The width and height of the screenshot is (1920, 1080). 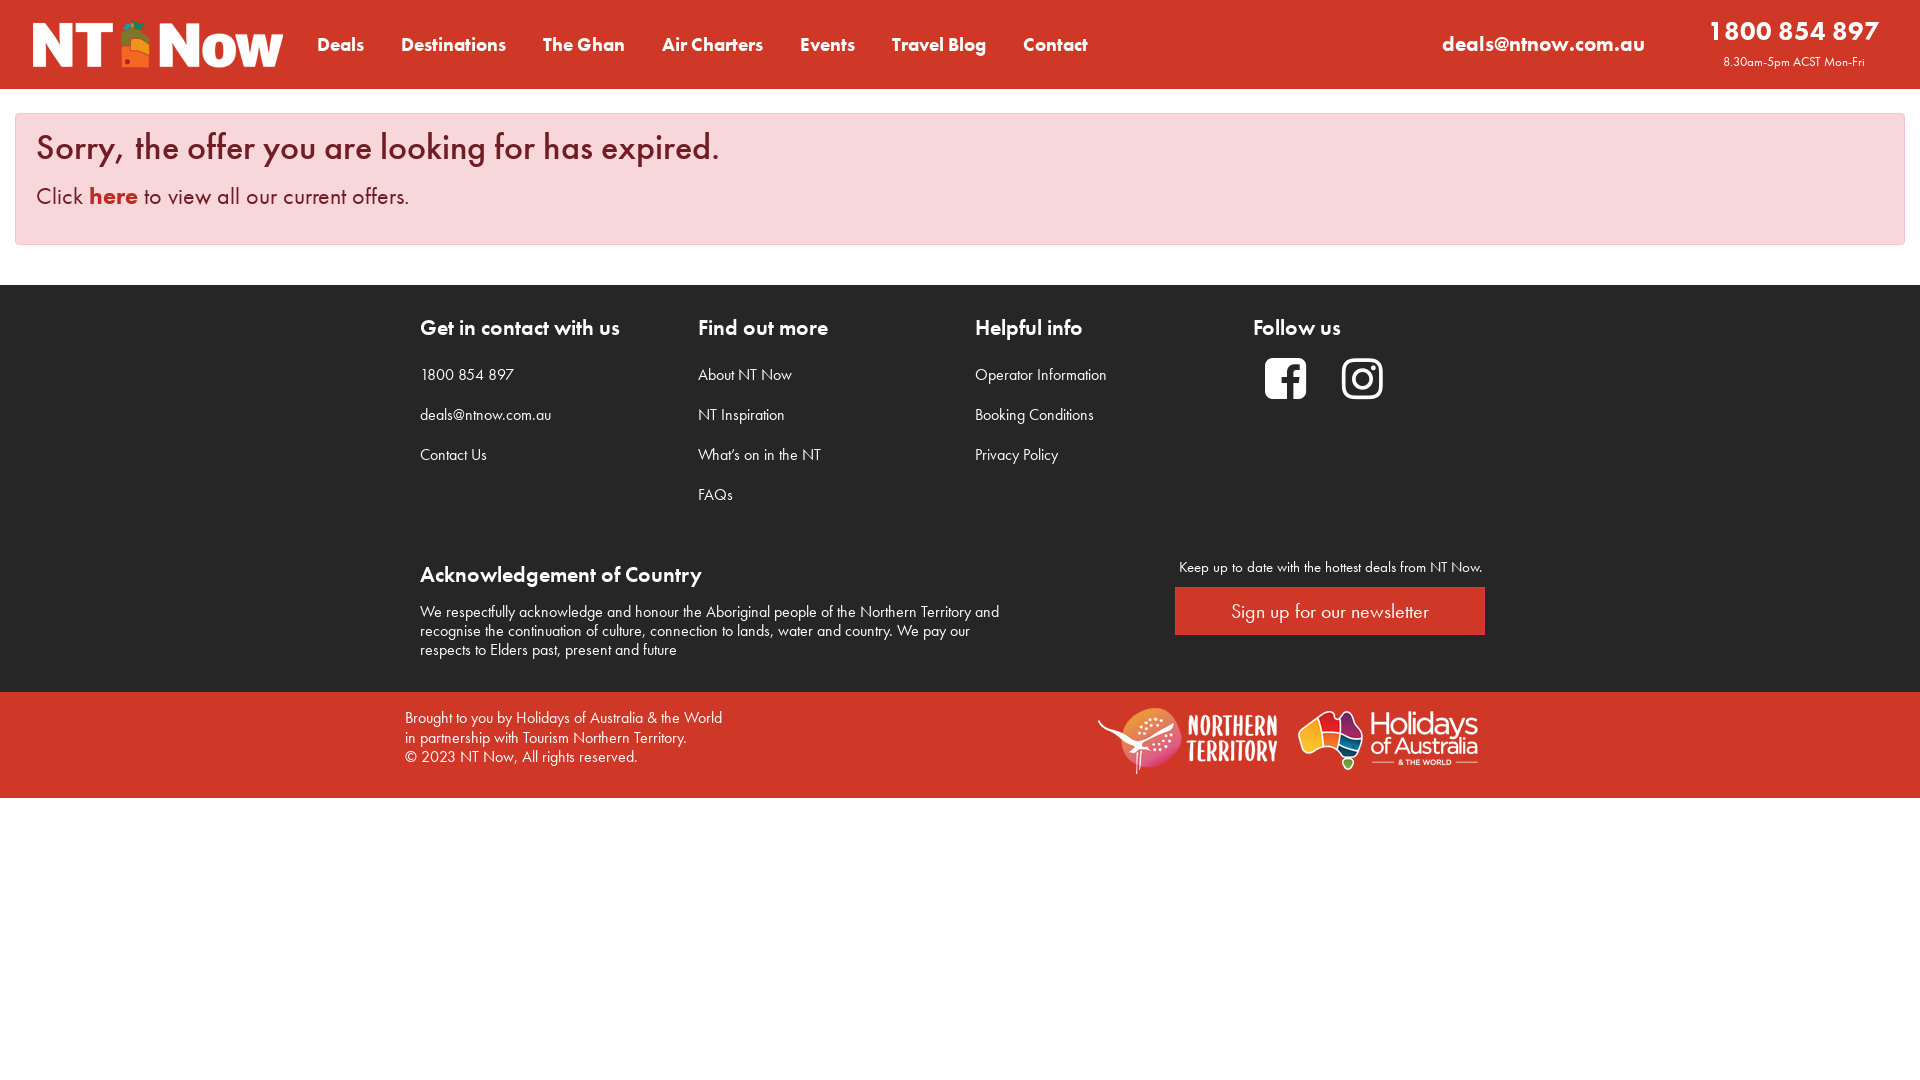 I want to click on 'deals@ntnow.com.au', so click(x=1542, y=43).